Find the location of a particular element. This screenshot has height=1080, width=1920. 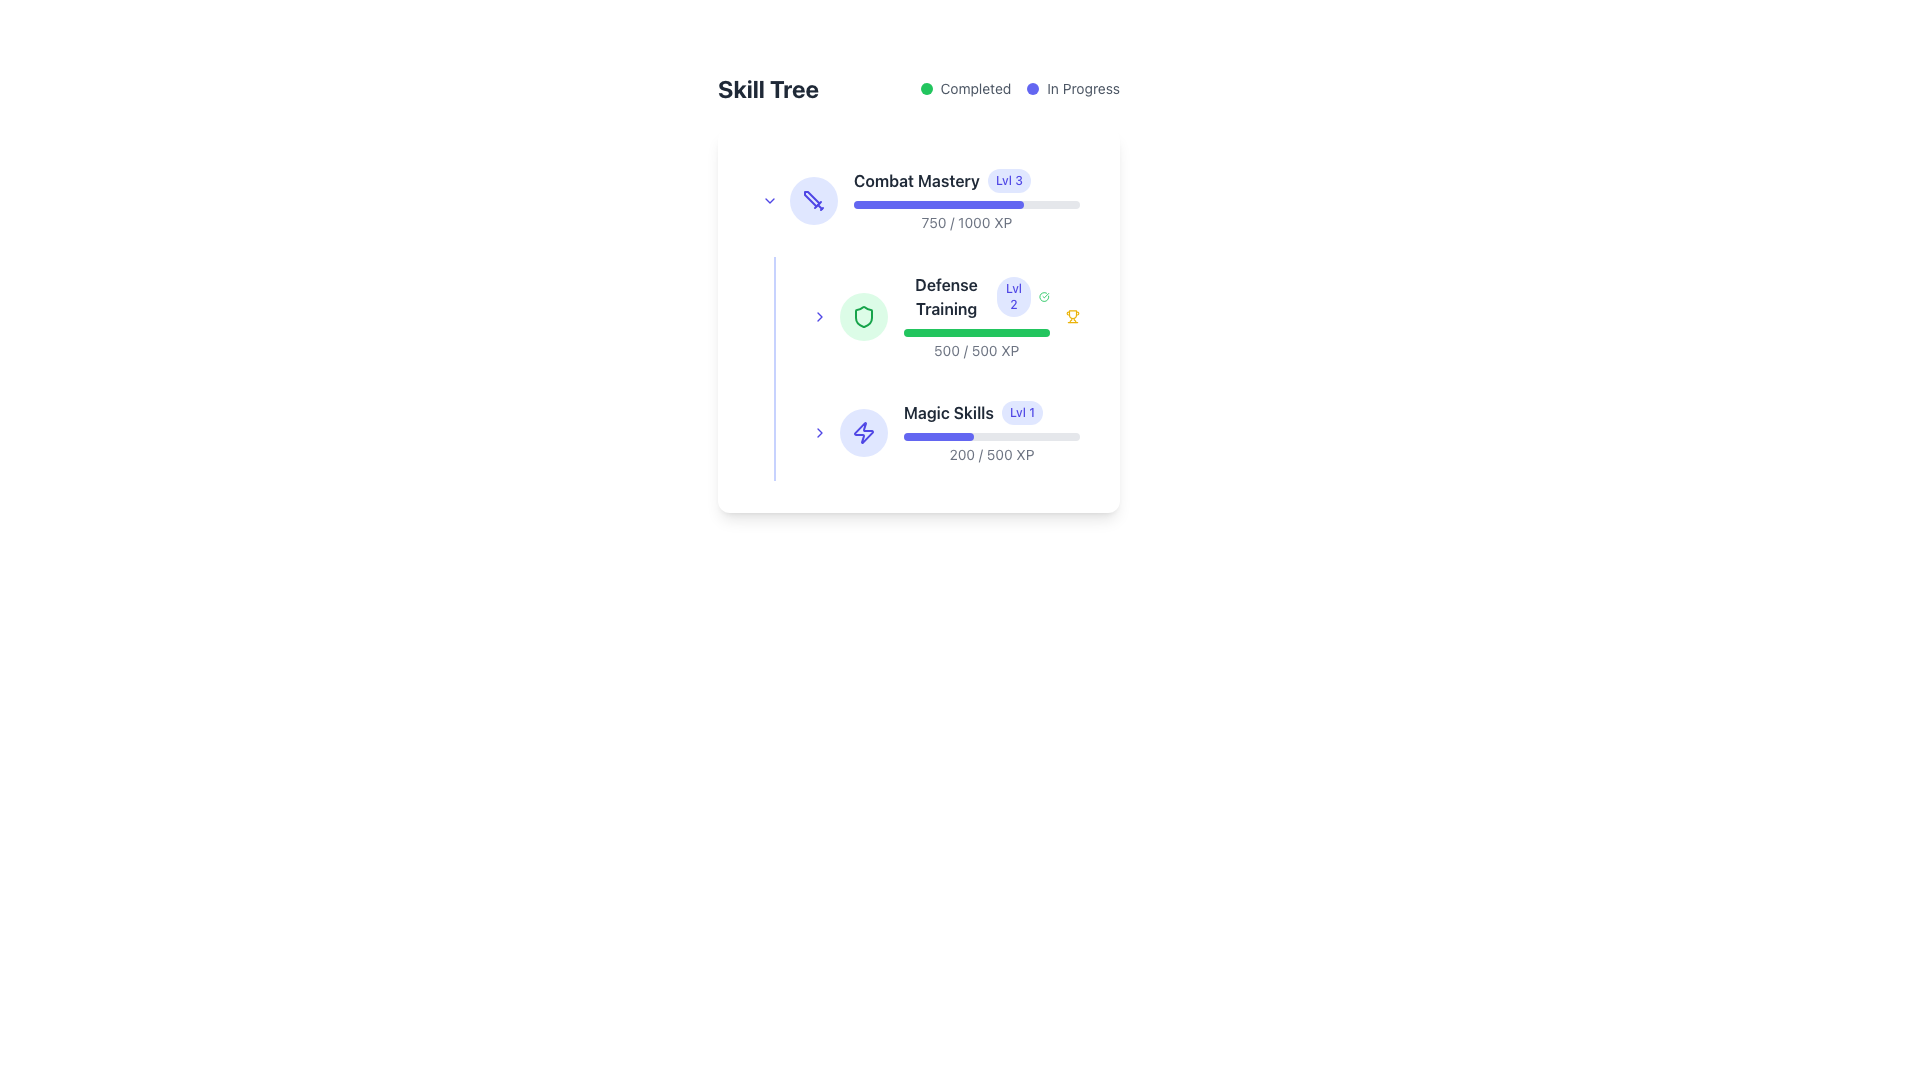

the progress bar located in the 'Defense Training' section, which is a thin, rounded rectangle with a gray background and a green-filled portion indicating progress is located at coordinates (976, 331).